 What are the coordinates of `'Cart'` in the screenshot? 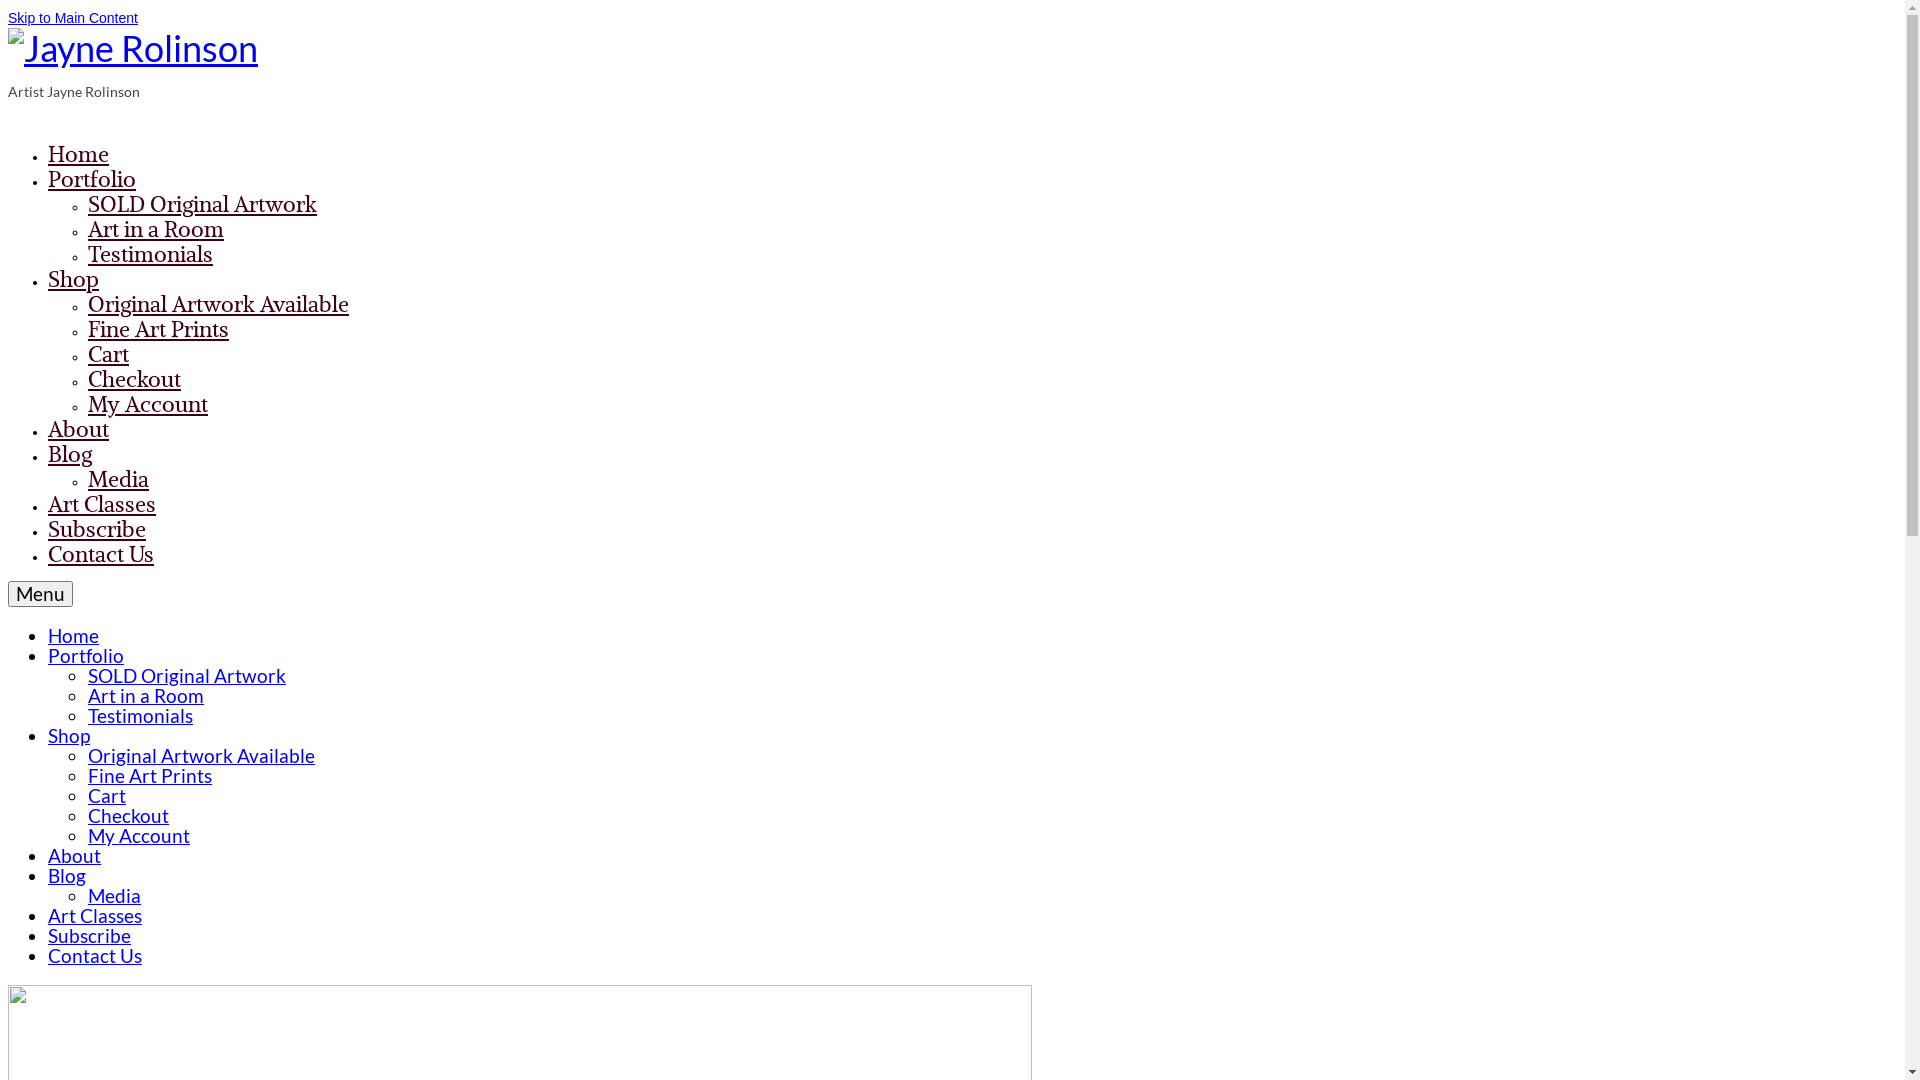 It's located at (105, 794).